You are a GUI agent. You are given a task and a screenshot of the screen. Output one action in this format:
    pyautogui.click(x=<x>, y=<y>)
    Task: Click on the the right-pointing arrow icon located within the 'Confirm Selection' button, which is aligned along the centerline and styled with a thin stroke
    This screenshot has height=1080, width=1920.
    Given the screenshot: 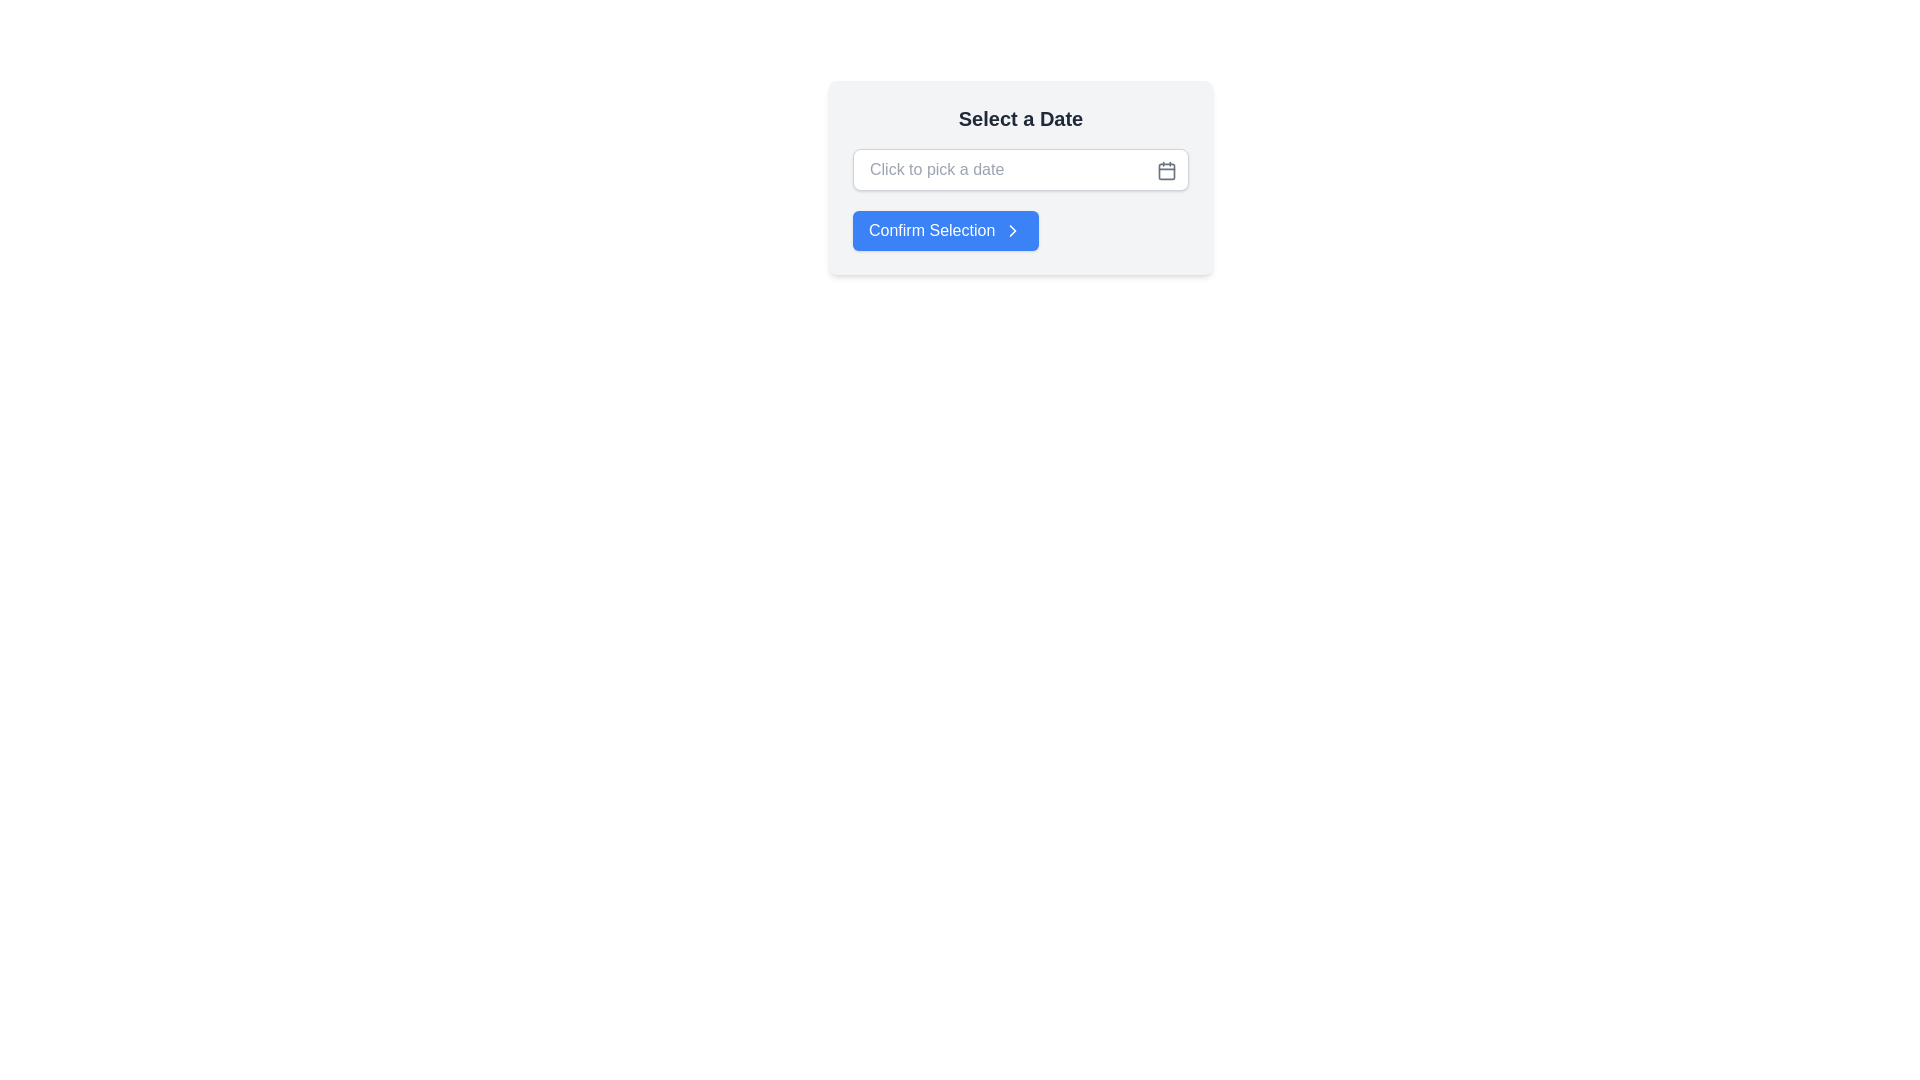 What is the action you would take?
    pyautogui.click(x=1013, y=230)
    